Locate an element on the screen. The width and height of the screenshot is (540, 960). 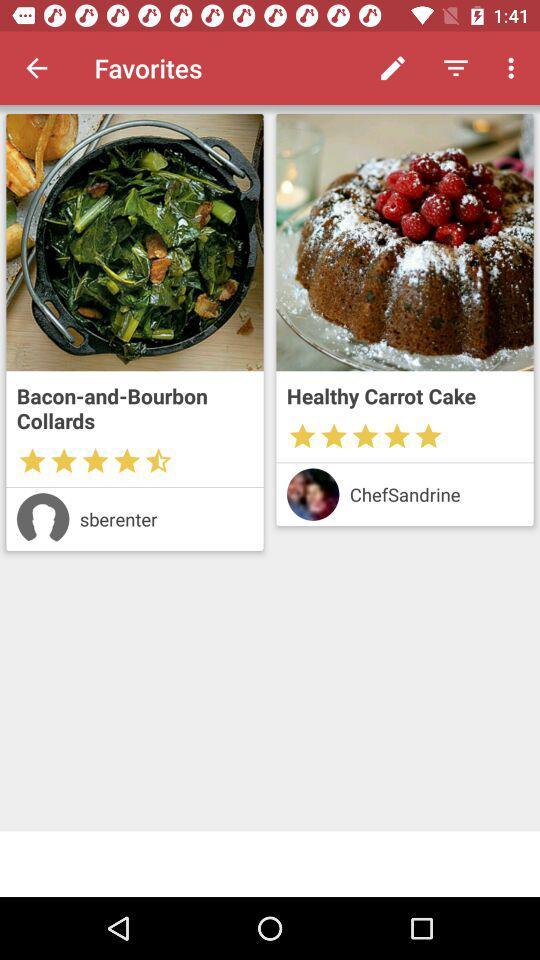
the app to the right of favorites item is located at coordinates (393, 68).